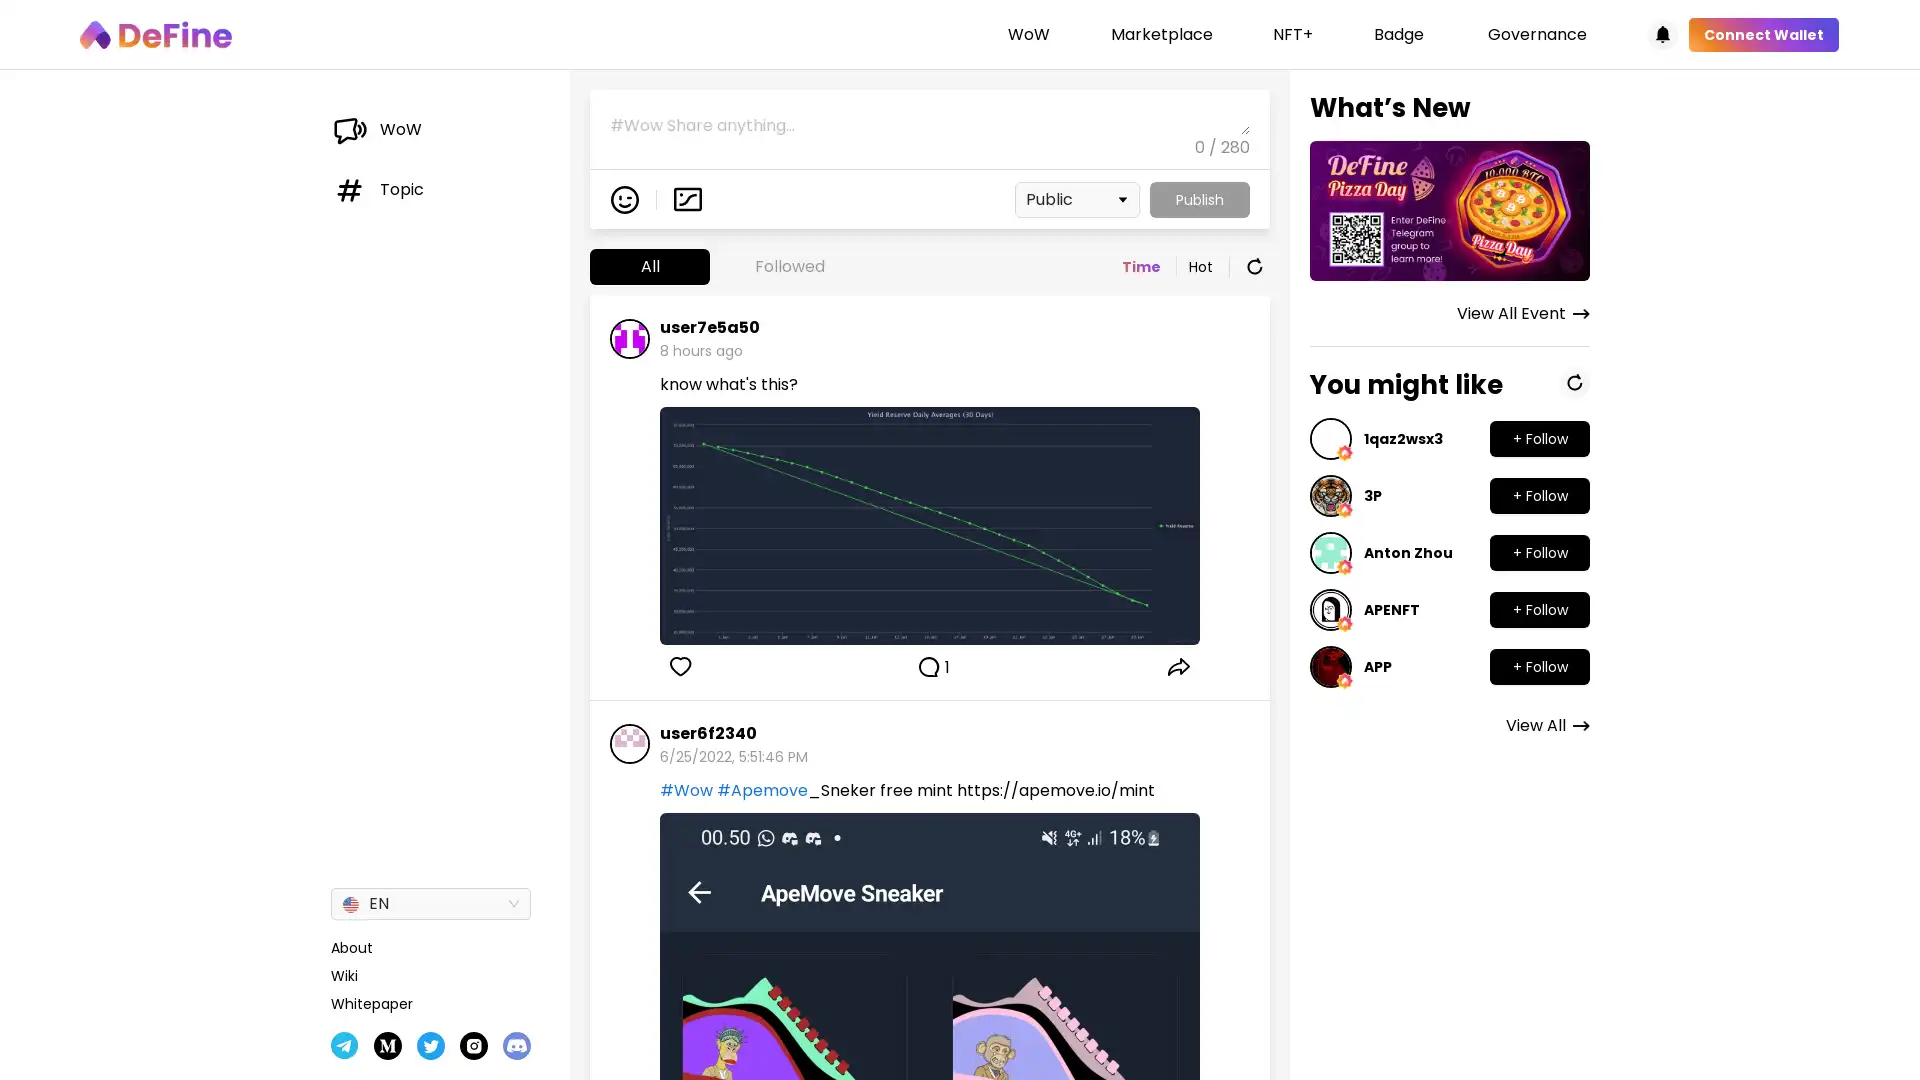 The width and height of the screenshot is (1920, 1080). What do you see at coordinates (1539, 608) in the screenshot?
I see `+ Follow` at bounding box center [1539, 608].